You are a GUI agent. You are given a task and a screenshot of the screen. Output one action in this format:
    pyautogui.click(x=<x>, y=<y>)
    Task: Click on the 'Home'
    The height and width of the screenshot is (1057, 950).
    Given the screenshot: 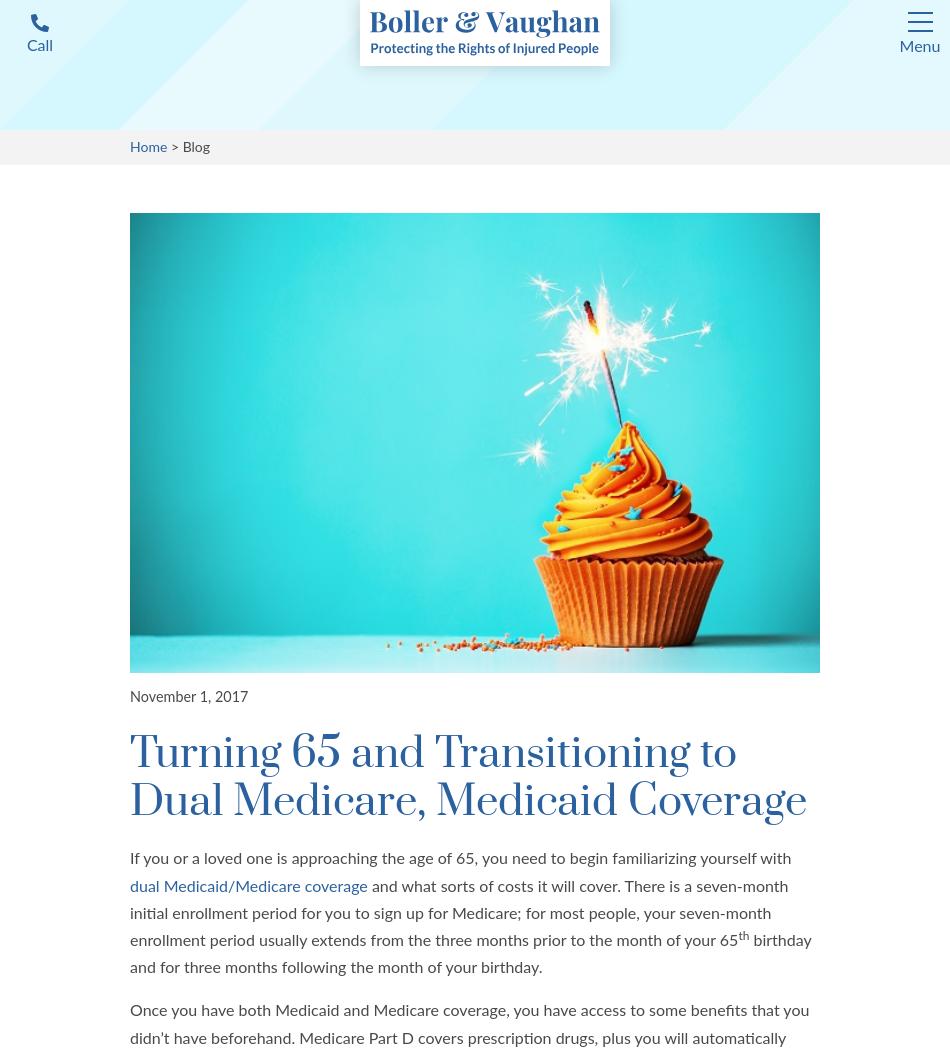 What is the action you would take?
    pyautogui.click(x=148, y=146)
    